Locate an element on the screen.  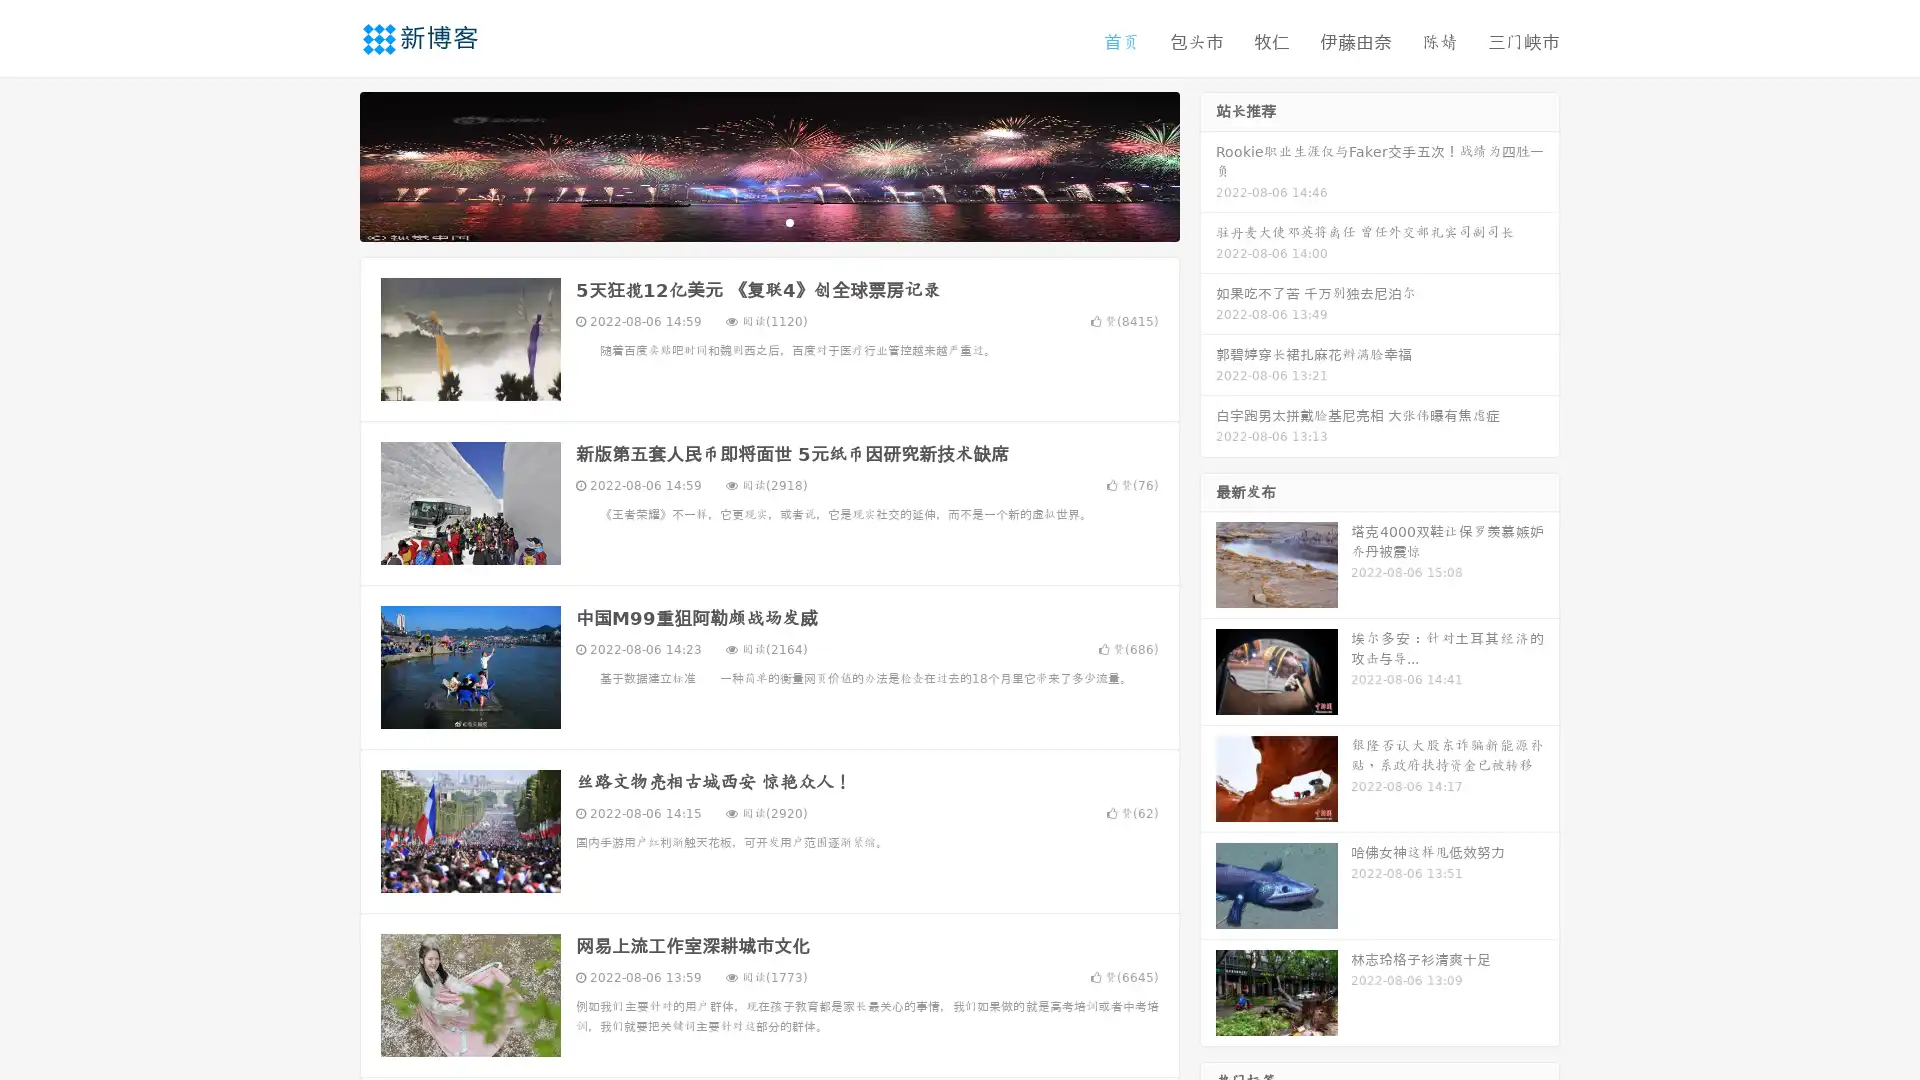
Go to slide 2 is located at coordinates (768, 225).